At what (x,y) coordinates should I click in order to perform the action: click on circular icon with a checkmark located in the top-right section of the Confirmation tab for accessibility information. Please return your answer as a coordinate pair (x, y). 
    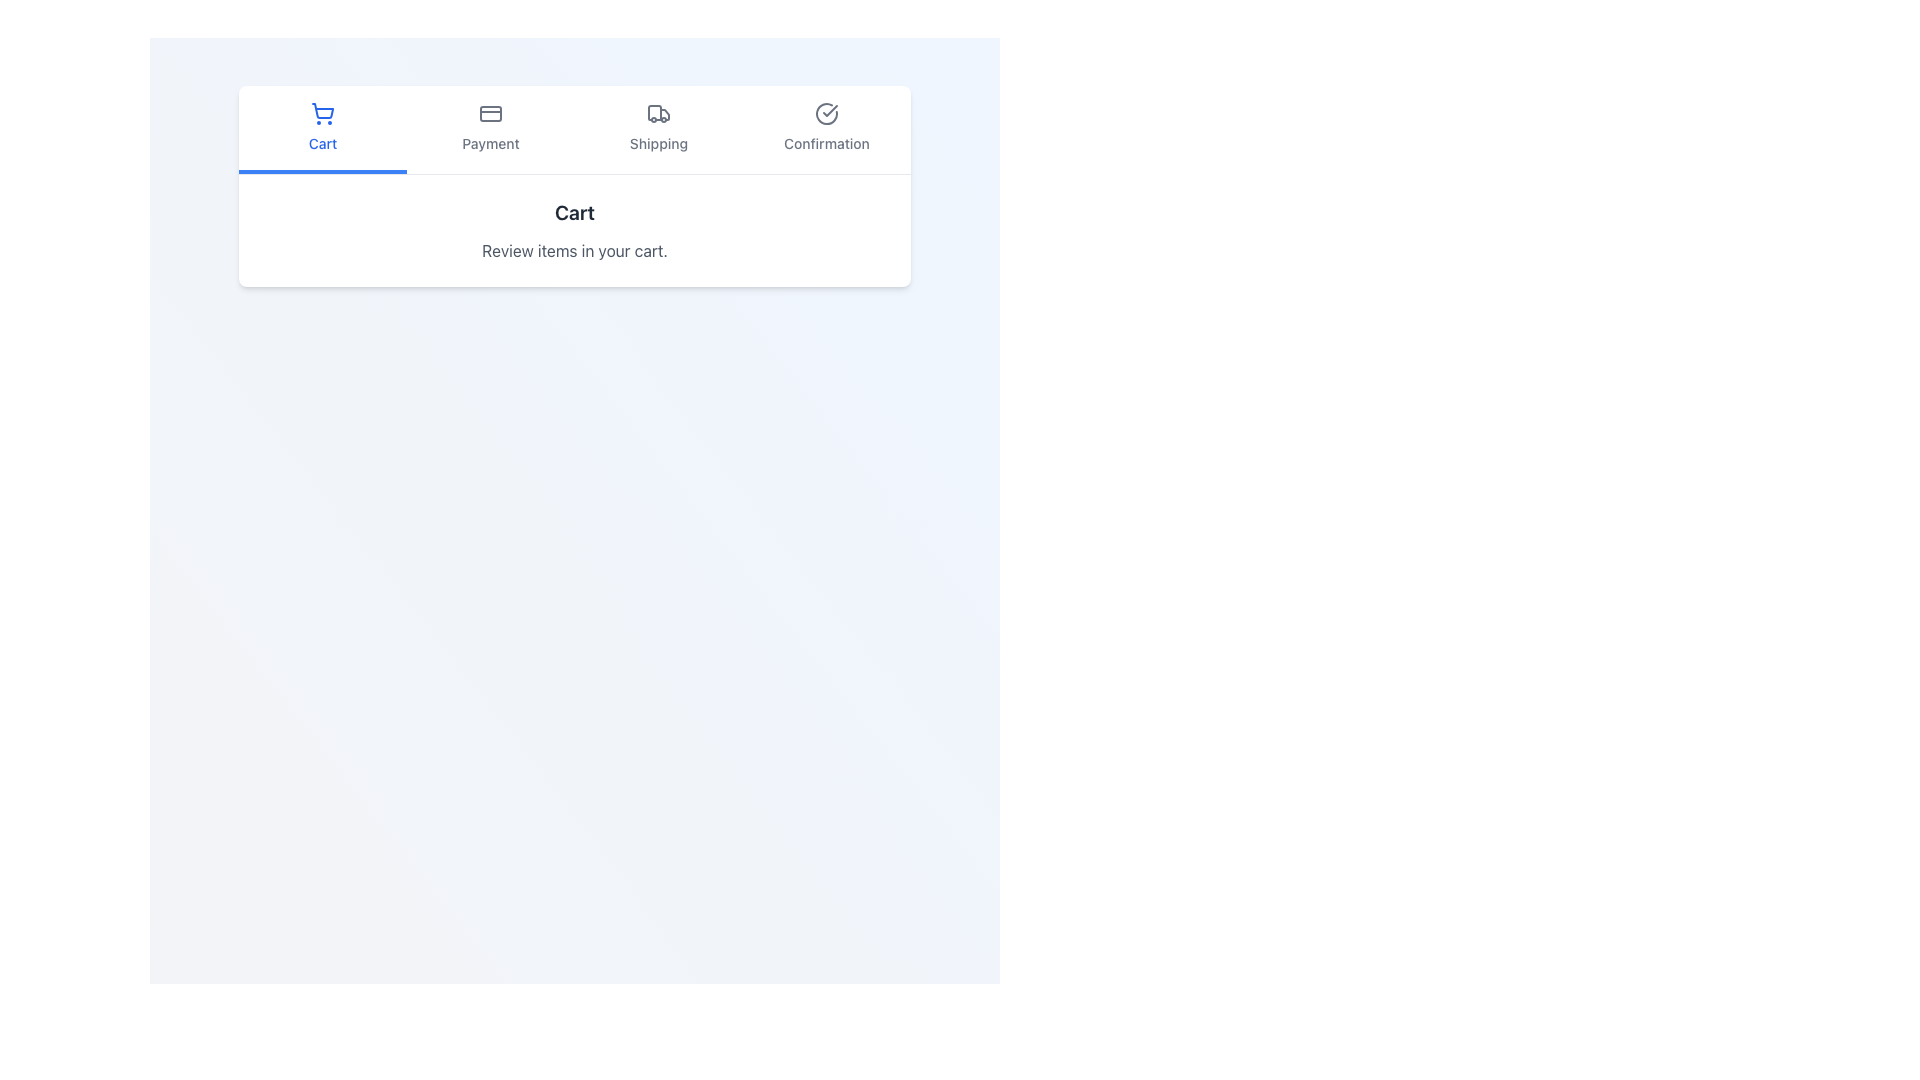
    Looking at the image, I should click on (826, 114).